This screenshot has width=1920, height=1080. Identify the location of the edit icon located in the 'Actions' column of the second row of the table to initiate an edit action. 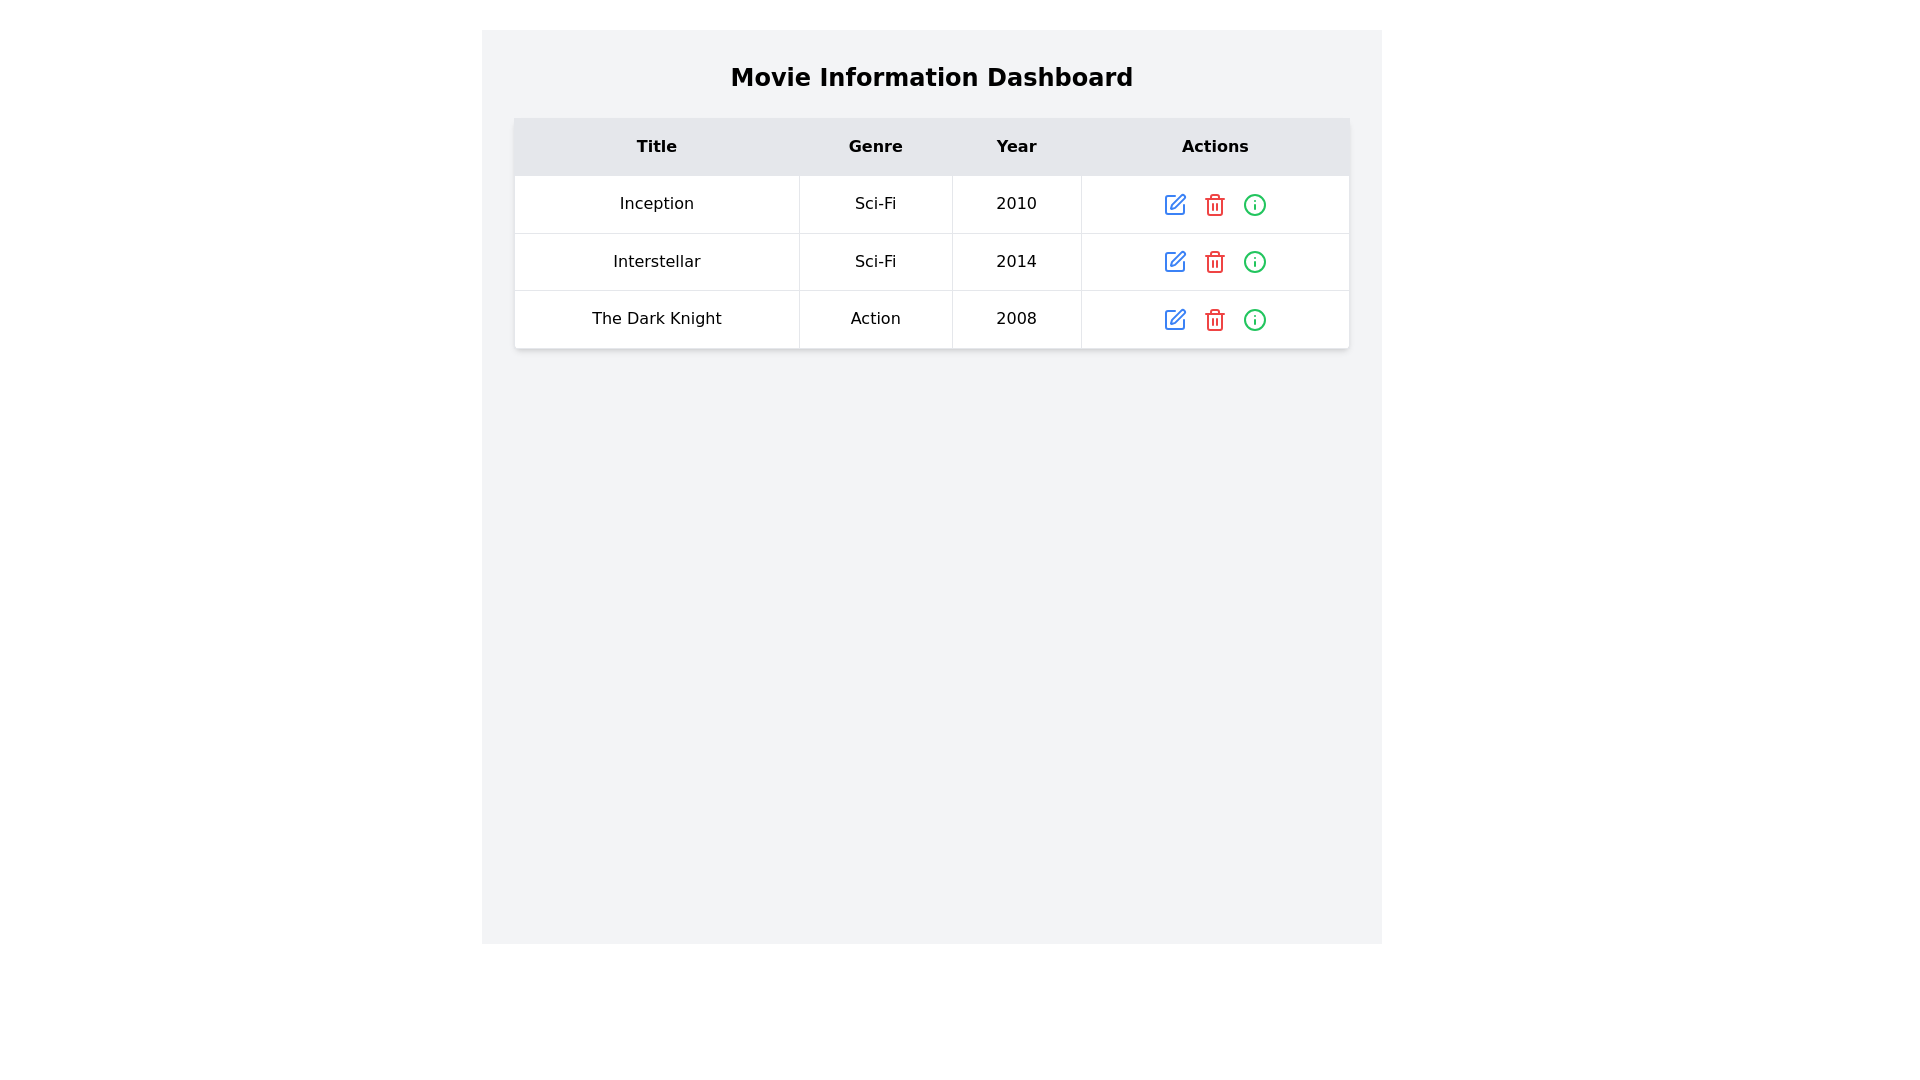
(1177, 200).